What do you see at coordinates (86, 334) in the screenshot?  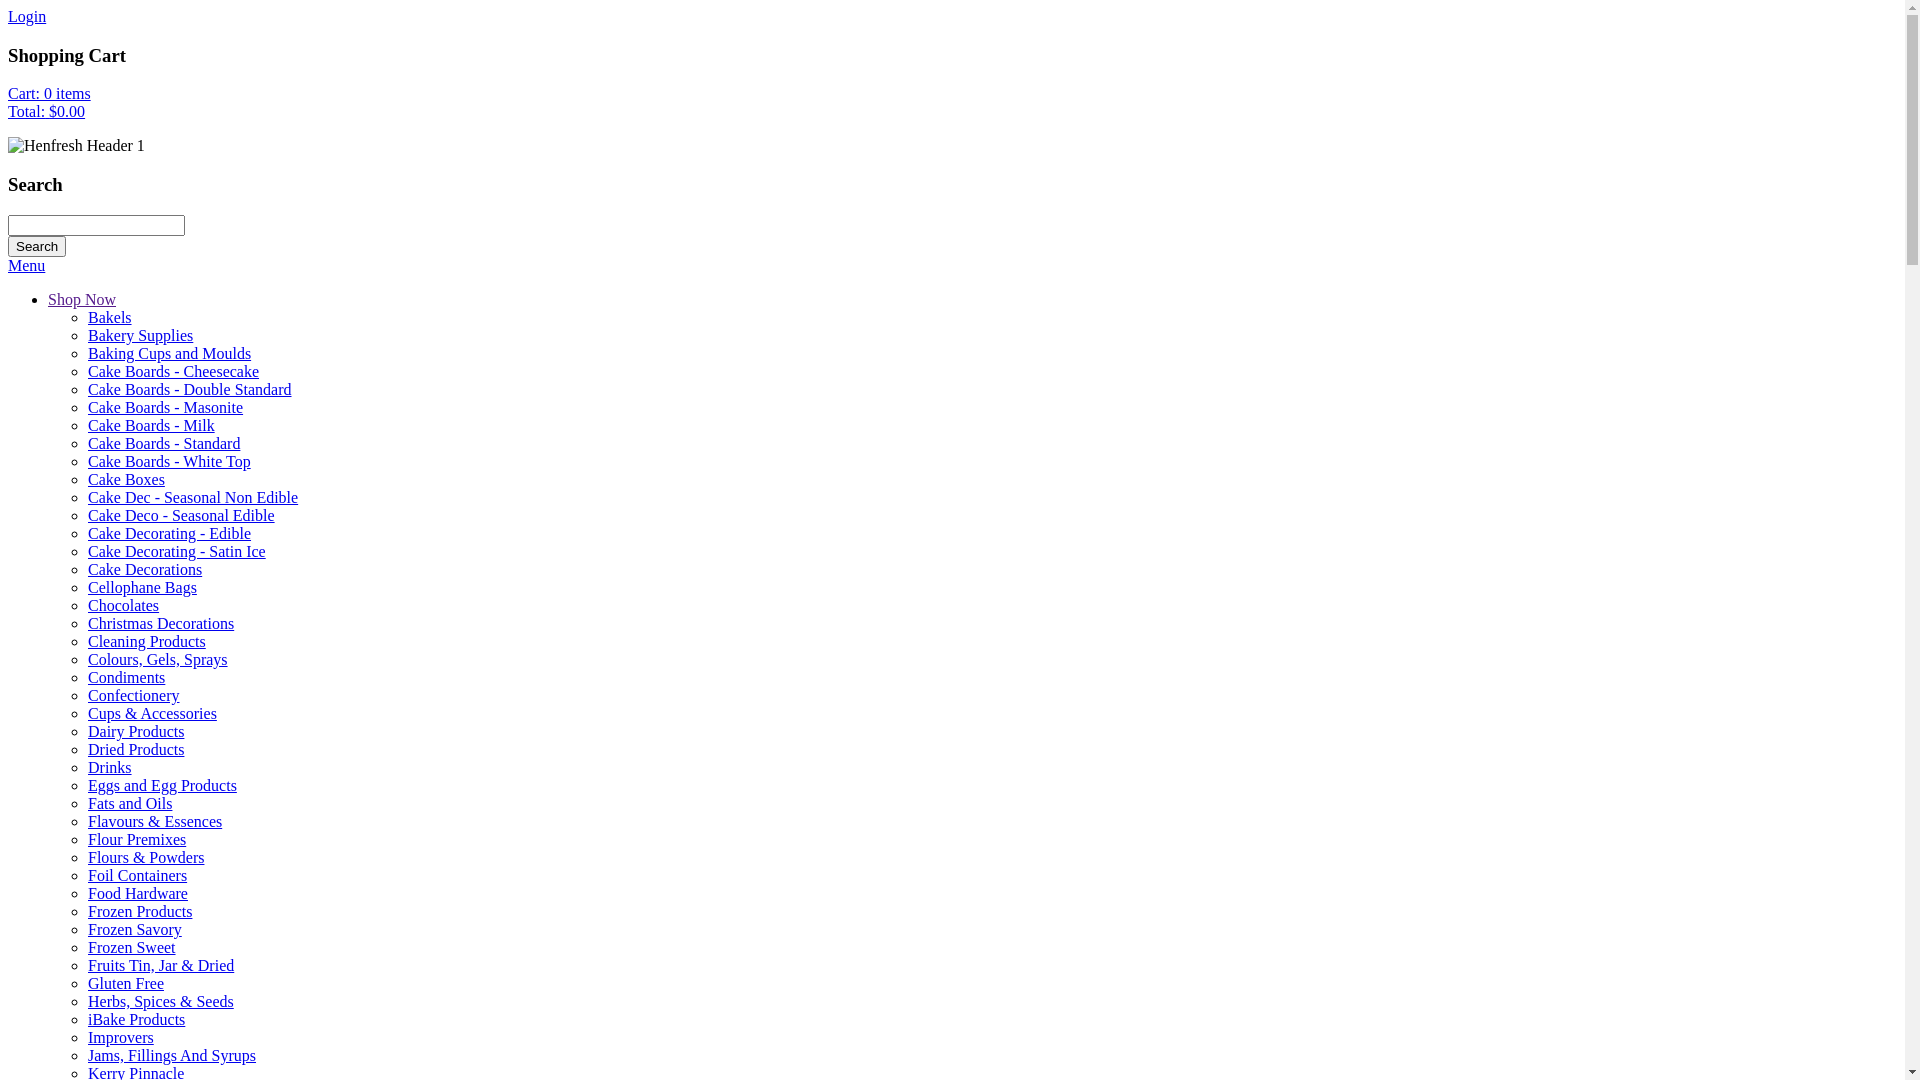 I see `'Bakery Supplies'` at bounding box center [86, 334].